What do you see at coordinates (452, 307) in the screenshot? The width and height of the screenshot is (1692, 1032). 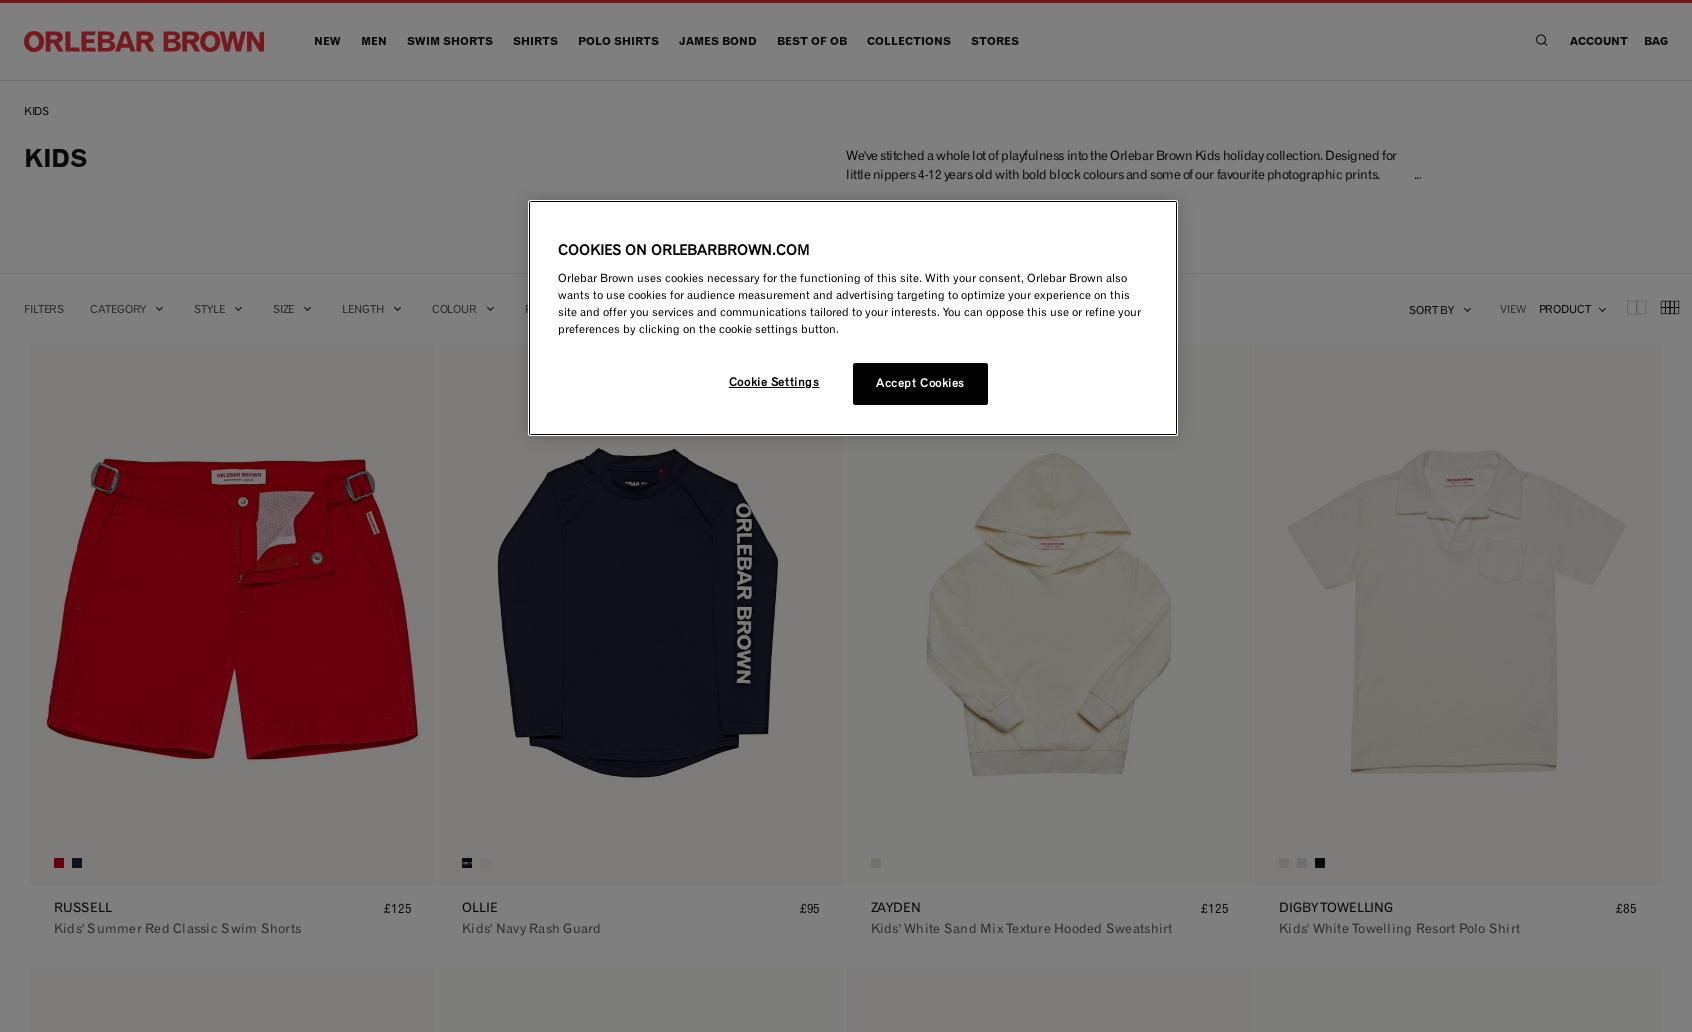 I see `'Colour'` at bounding box center [452, 307].